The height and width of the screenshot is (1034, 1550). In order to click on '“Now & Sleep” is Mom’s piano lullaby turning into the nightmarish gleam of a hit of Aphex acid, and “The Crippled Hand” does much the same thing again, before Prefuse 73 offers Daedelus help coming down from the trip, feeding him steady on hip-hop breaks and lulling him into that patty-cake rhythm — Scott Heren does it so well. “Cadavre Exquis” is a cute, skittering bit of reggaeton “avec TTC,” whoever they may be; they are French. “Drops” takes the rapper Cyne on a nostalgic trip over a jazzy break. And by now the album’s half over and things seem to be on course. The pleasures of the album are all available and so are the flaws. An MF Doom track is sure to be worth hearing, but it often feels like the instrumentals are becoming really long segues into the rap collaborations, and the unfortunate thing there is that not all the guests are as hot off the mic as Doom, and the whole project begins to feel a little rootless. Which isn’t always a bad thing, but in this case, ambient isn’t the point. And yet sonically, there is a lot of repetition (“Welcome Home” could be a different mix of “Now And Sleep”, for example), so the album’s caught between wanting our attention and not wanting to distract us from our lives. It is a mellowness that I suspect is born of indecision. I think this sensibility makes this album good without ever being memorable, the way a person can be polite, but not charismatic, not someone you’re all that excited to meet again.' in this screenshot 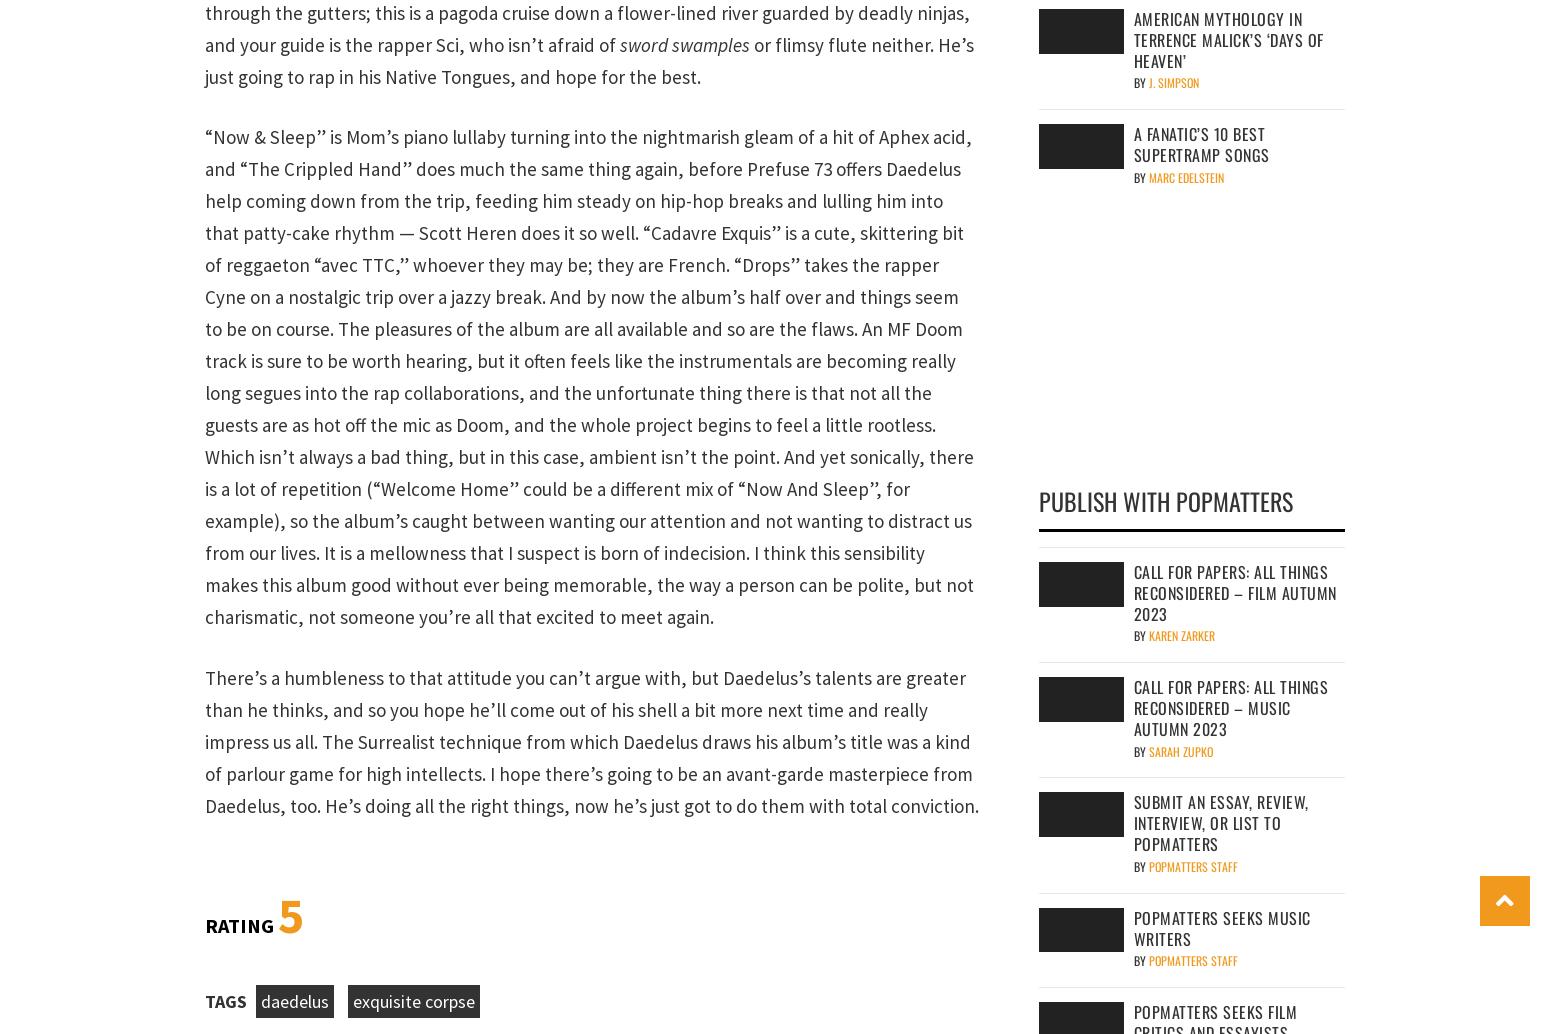, I will do `click(589, 375)`.